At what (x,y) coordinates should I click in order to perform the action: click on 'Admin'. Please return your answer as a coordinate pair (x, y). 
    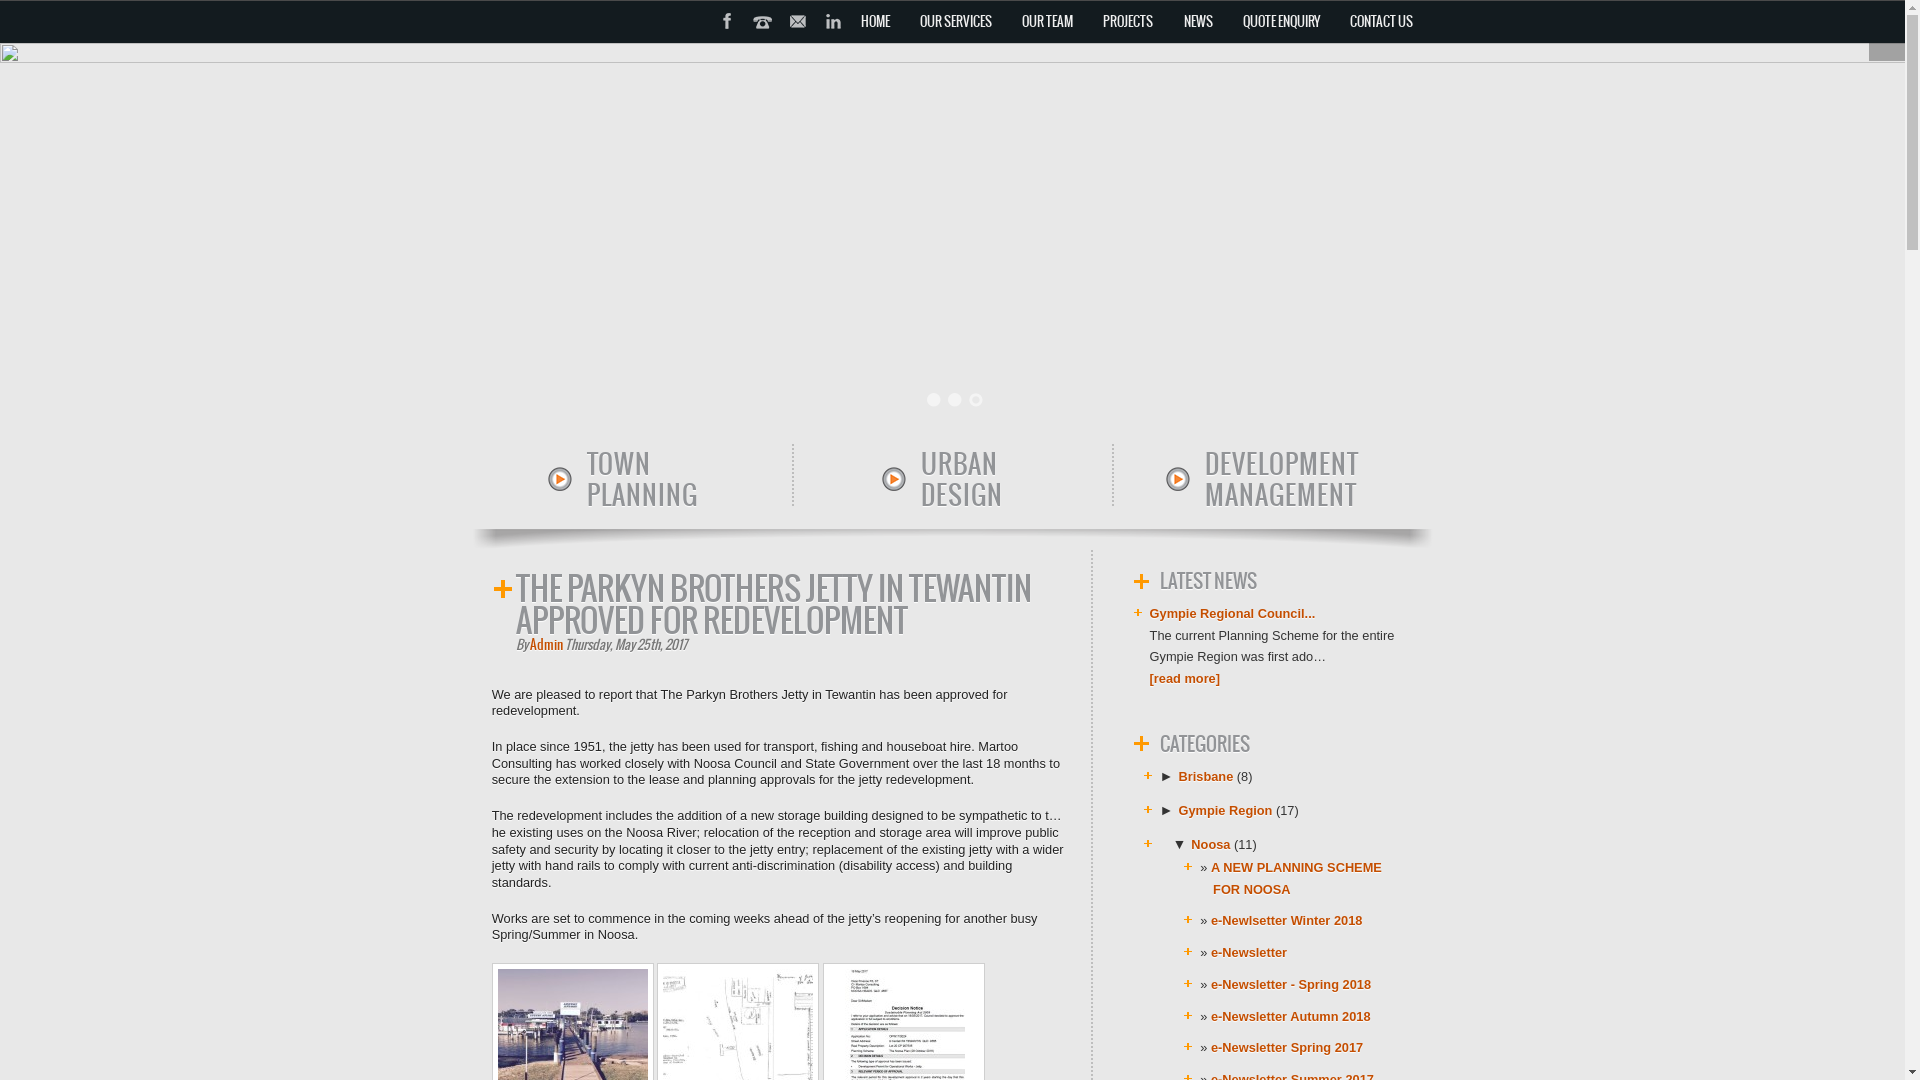
    Looking at the image, I should click on (546, 644).